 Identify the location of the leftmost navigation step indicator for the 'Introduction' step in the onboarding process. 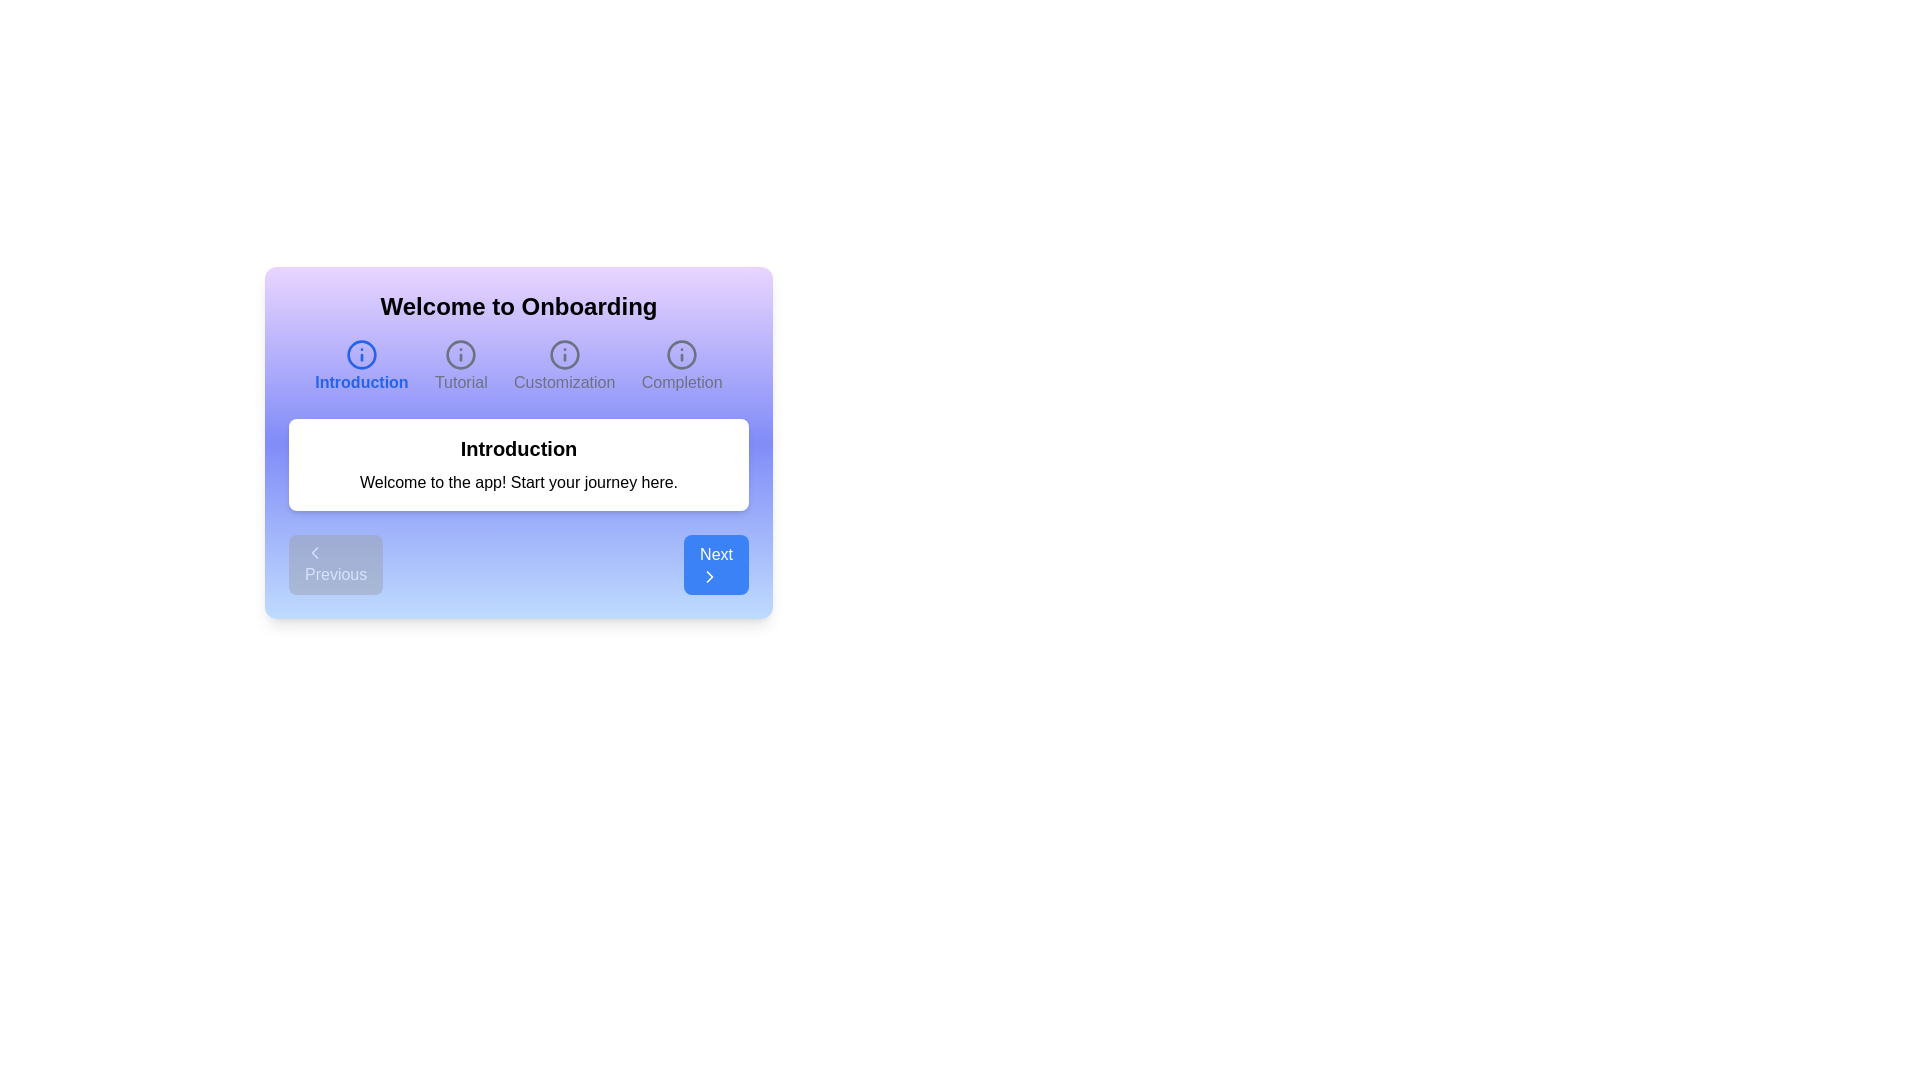
(361, 366).